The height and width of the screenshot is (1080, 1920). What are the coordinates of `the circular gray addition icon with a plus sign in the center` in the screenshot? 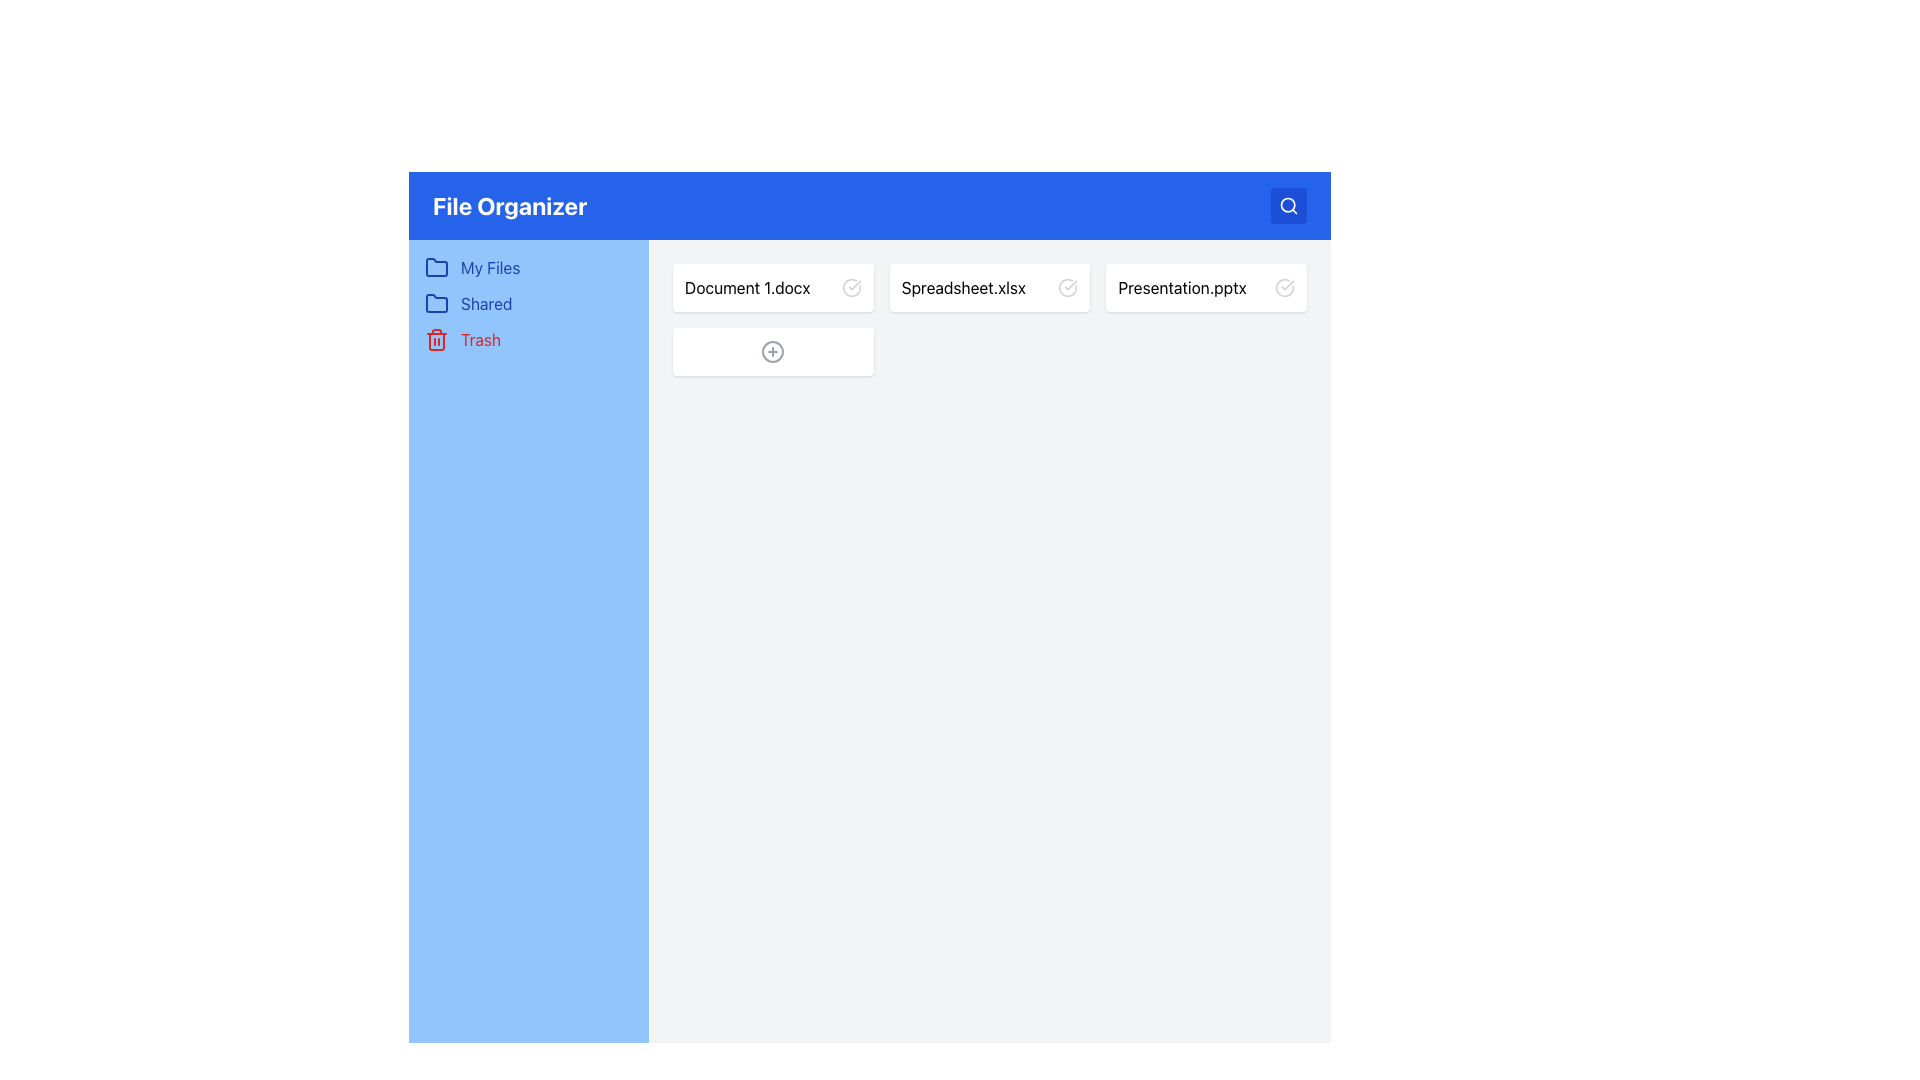 It's located at (772, 350).